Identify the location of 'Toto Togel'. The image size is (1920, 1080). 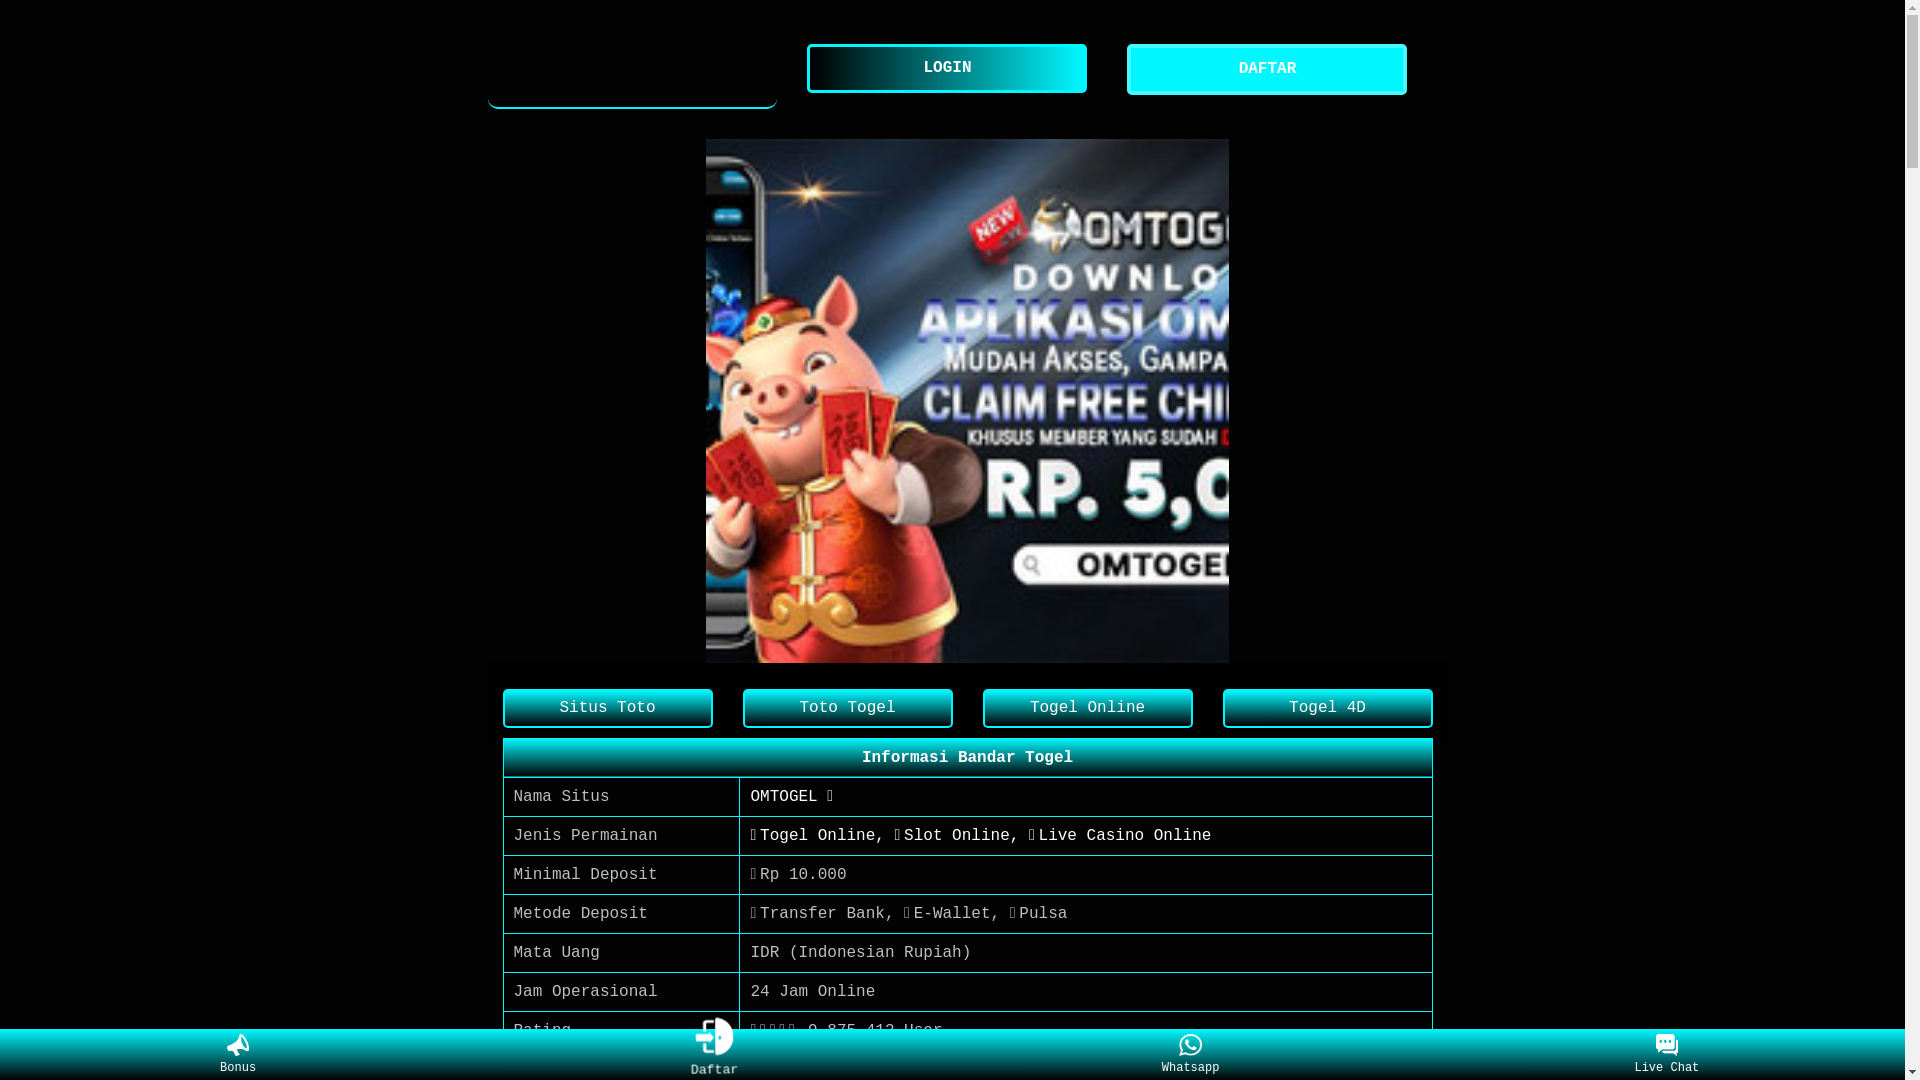
(846, 707).